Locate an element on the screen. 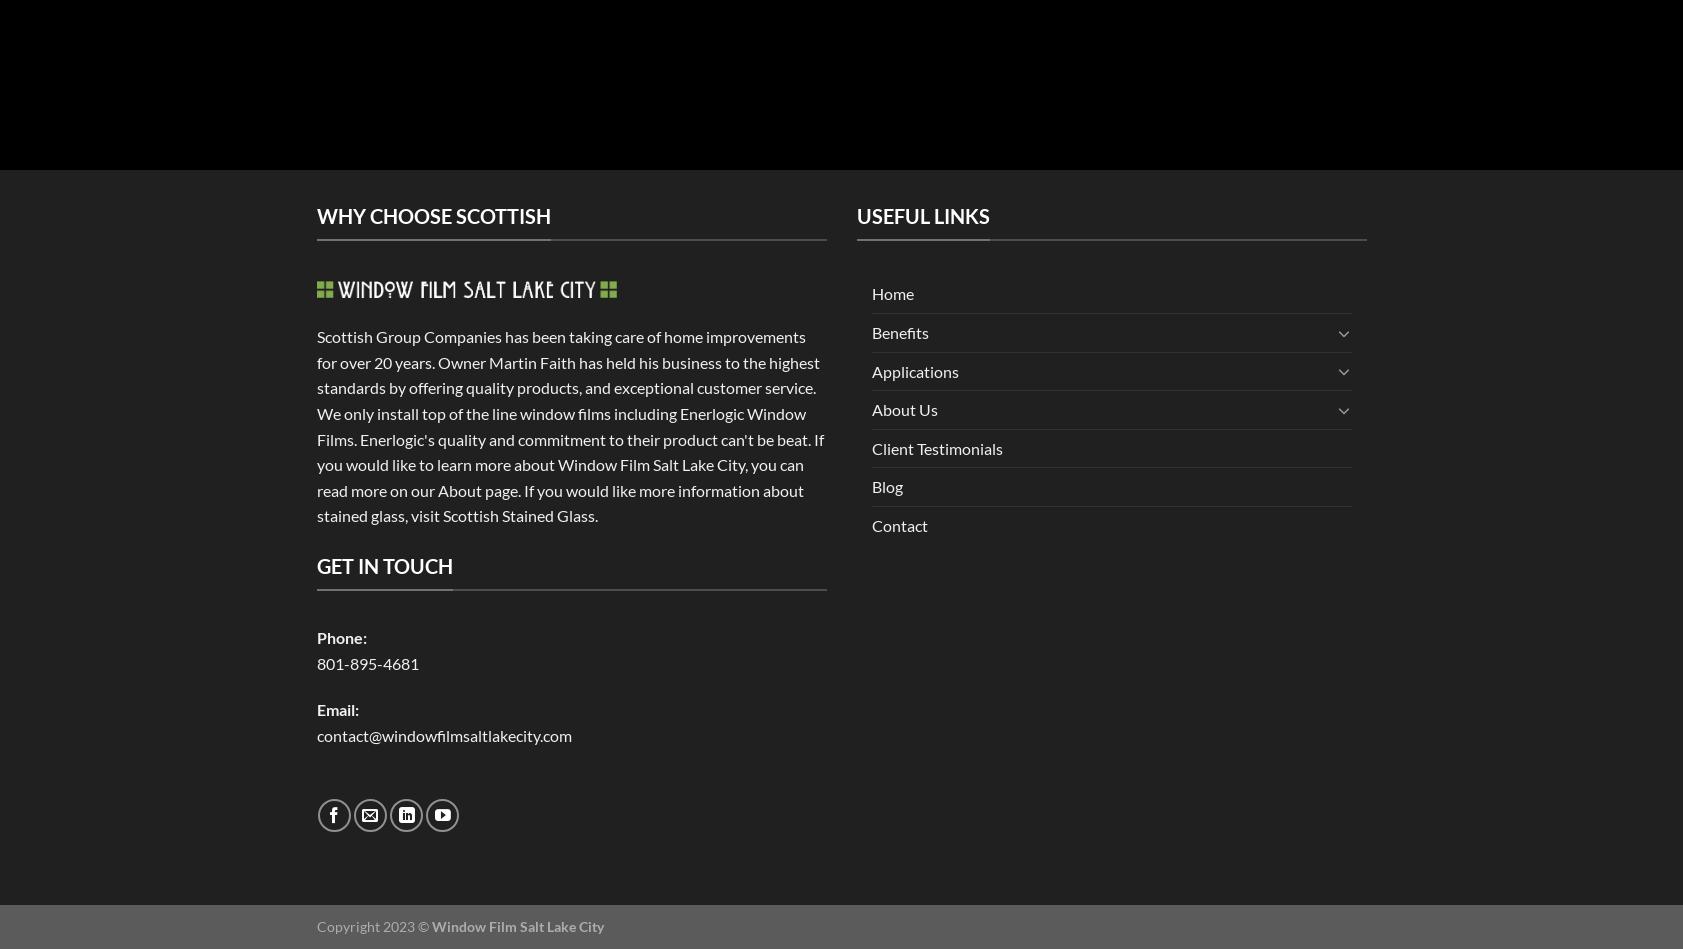 The height and width of the screenshot is (949, 1683). 'Copyright 2023 ©' is located at coordinates (316, 925).